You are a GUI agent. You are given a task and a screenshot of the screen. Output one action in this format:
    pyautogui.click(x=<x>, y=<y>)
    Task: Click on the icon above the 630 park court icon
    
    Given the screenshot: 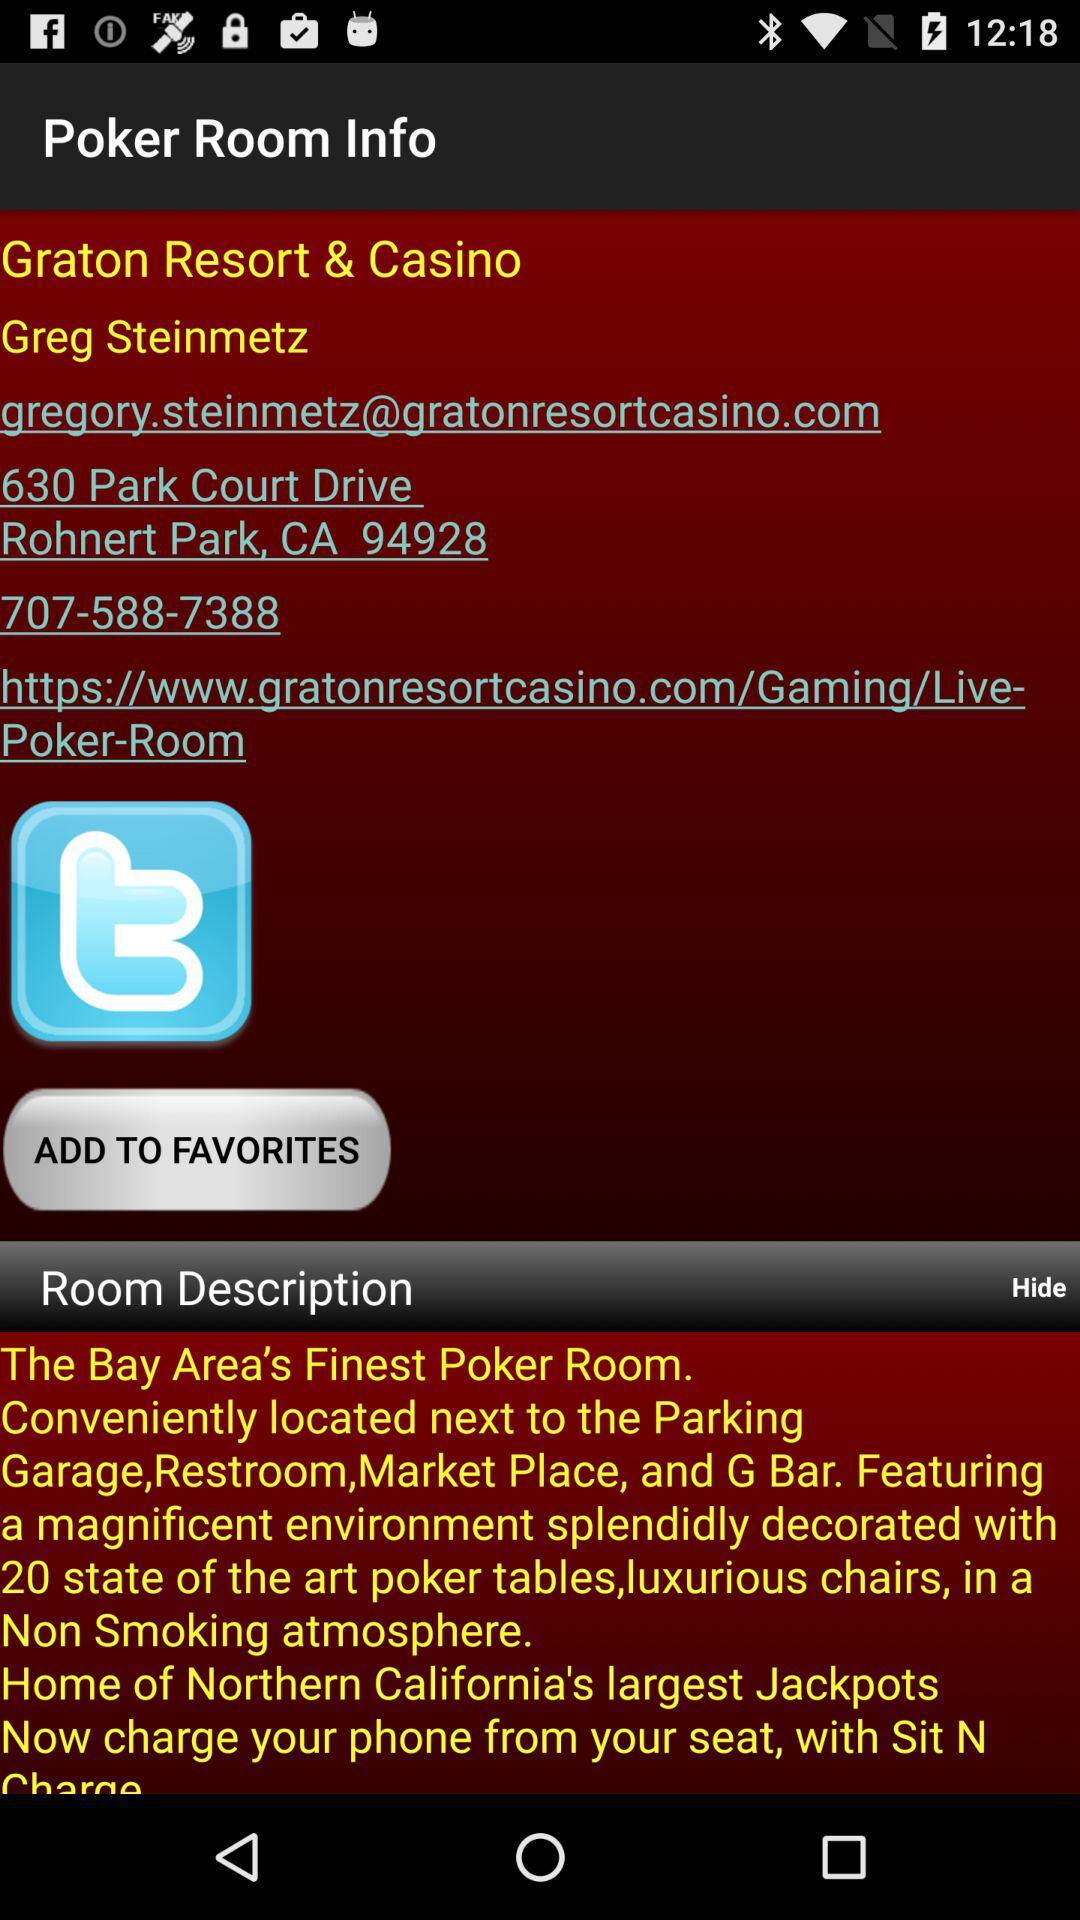 What is the action you would take?
    pyautogui.click(x=439, y=401)
    